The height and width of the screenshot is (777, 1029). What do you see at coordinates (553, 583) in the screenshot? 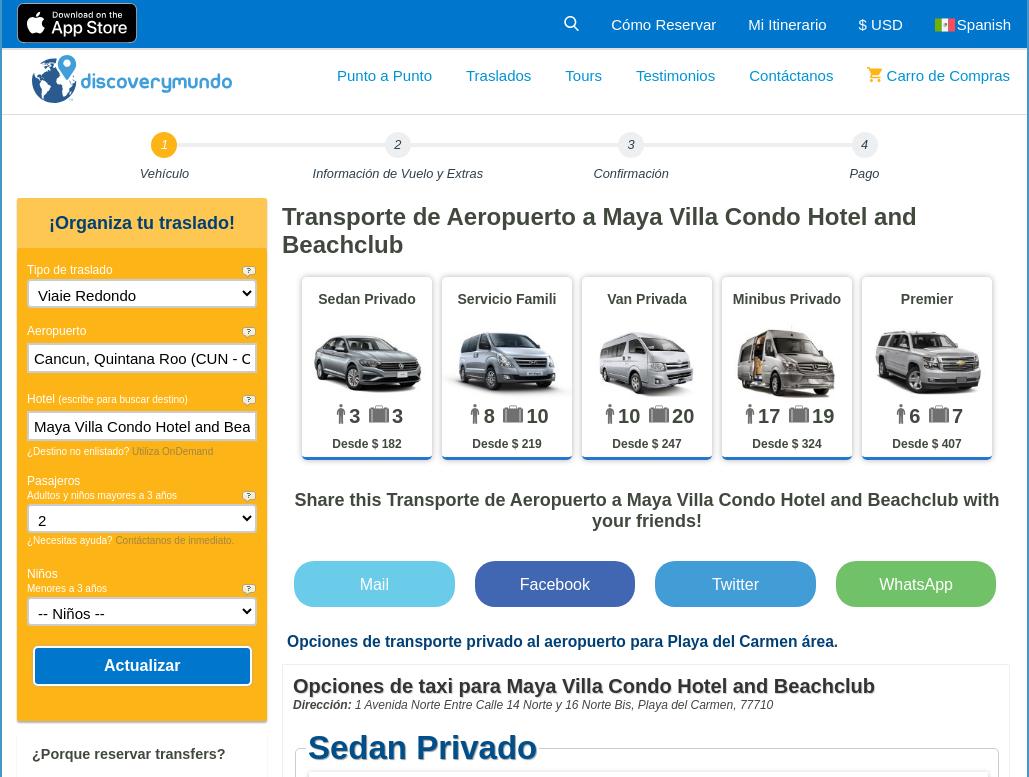
I see `'Facebook'` at bounding box center [553, 583].